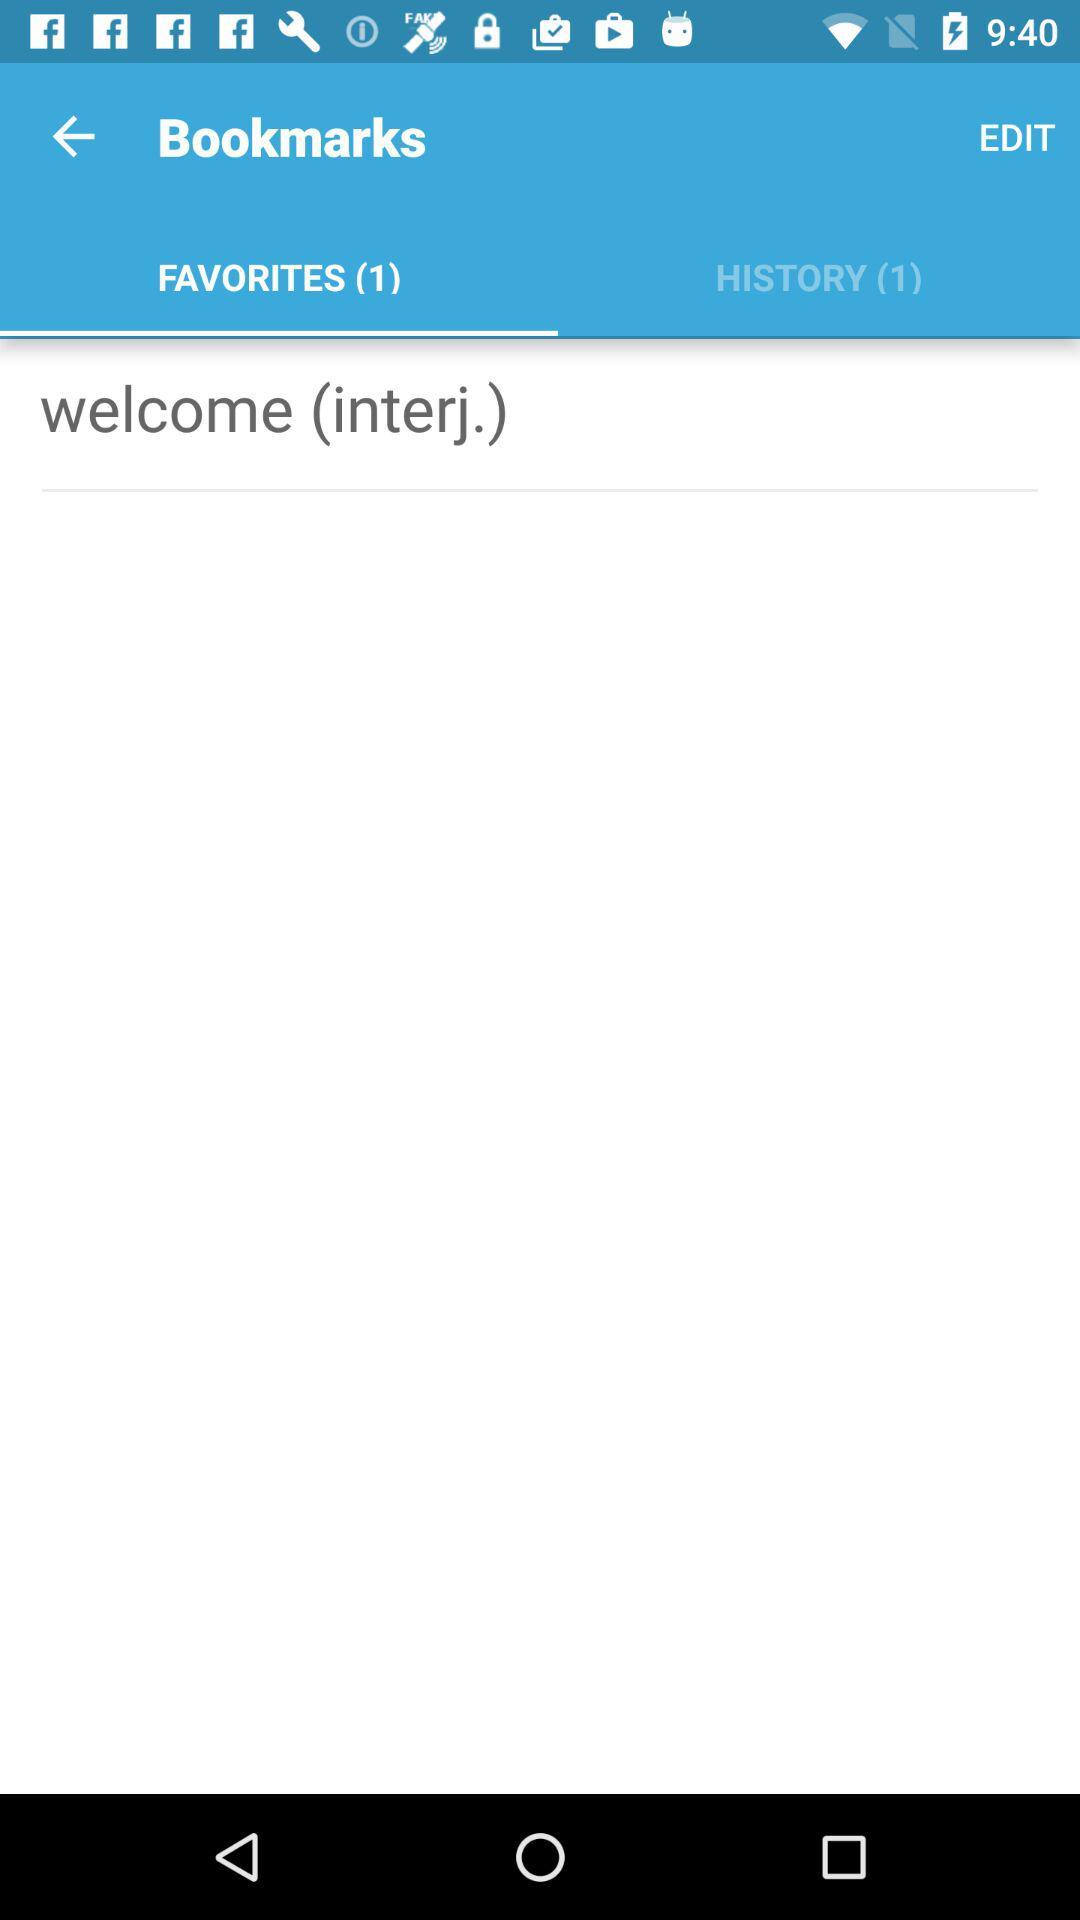  I want to click on item above the favorites (1) icon, so click(72, 135).